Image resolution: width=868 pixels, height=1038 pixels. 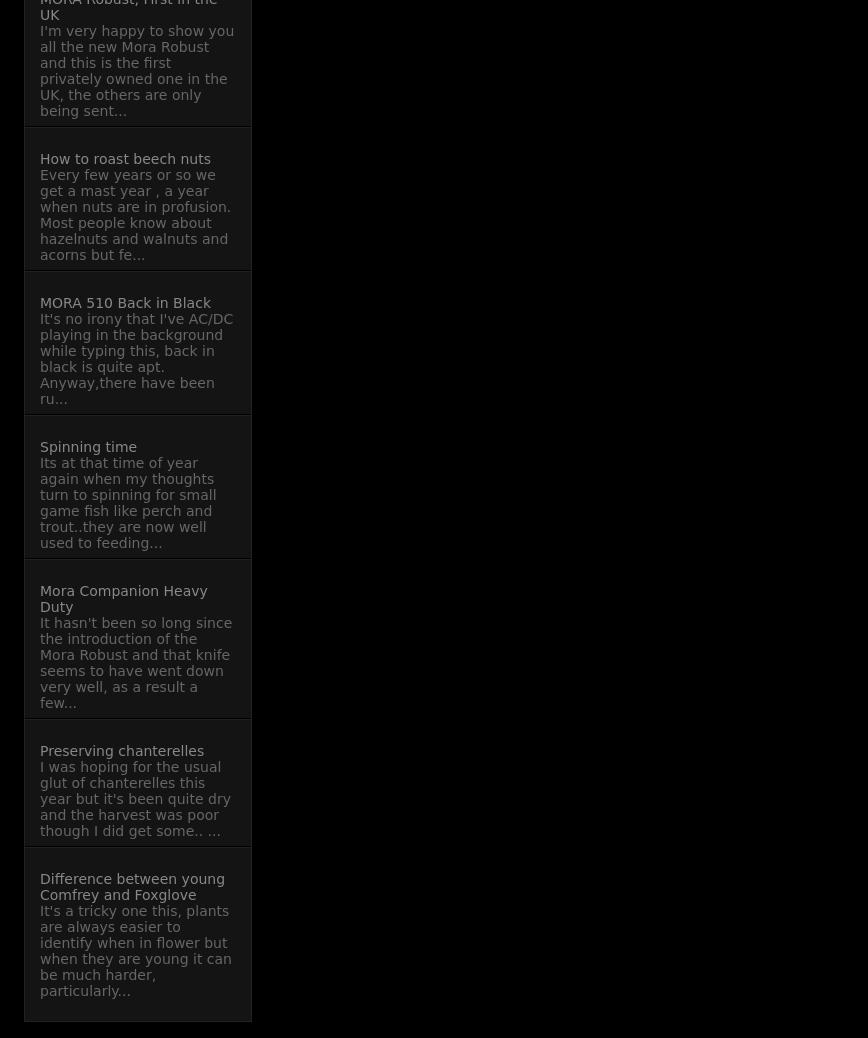 I want to click on 'Its at that time of year again when my thoughts turn to spinning for small game fish like perch and trout..they are now well used to feeding...', so click(x=128, y=503).